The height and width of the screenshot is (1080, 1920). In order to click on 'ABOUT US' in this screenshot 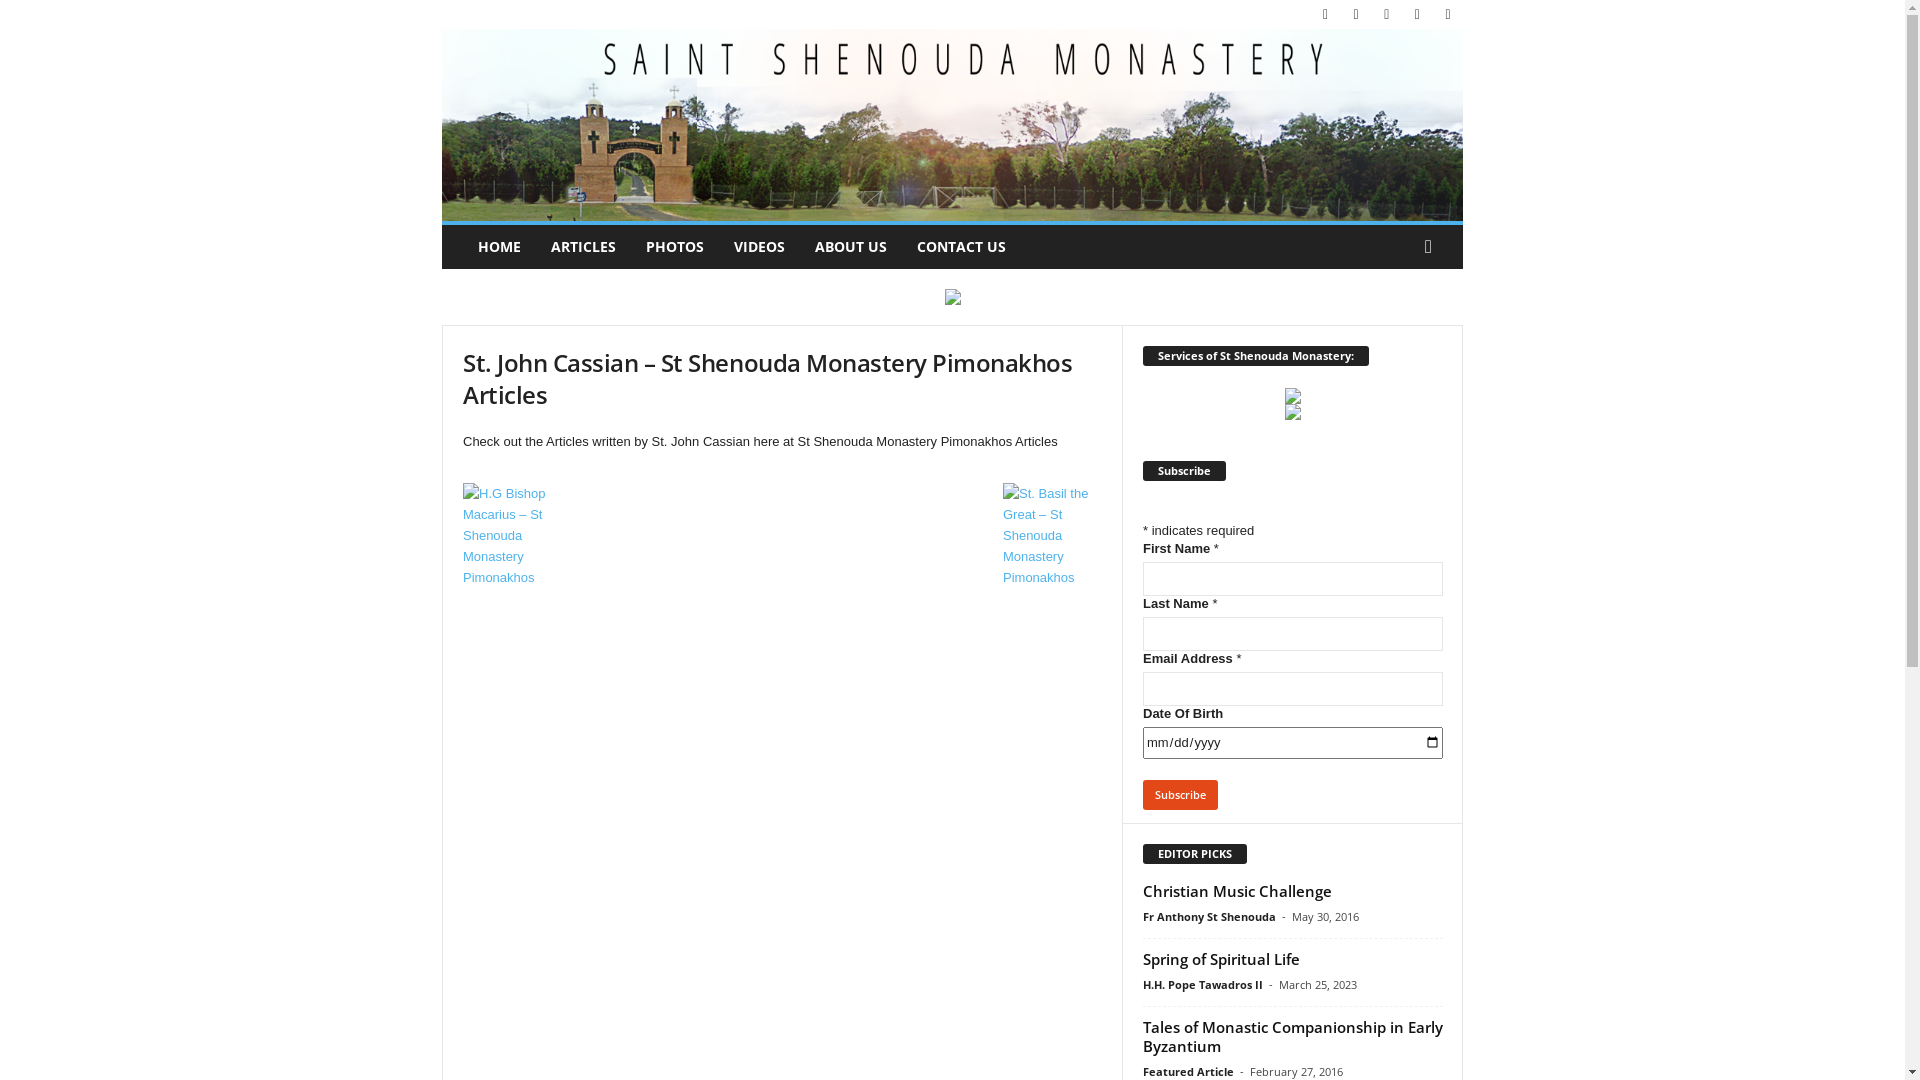, I will do `click(850, 245)`.